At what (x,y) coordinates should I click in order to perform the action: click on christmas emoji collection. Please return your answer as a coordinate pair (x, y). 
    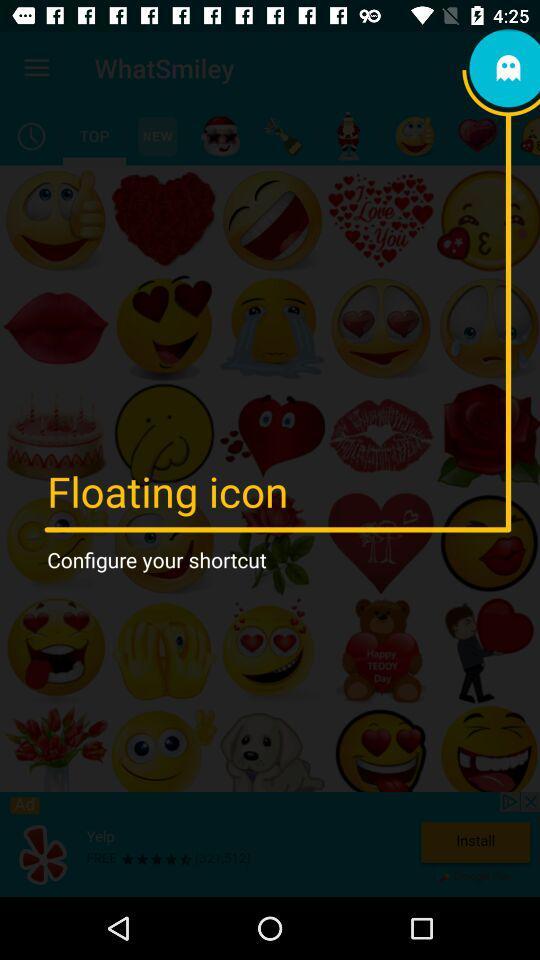
    Looking at the image, I should click on (219, 135).